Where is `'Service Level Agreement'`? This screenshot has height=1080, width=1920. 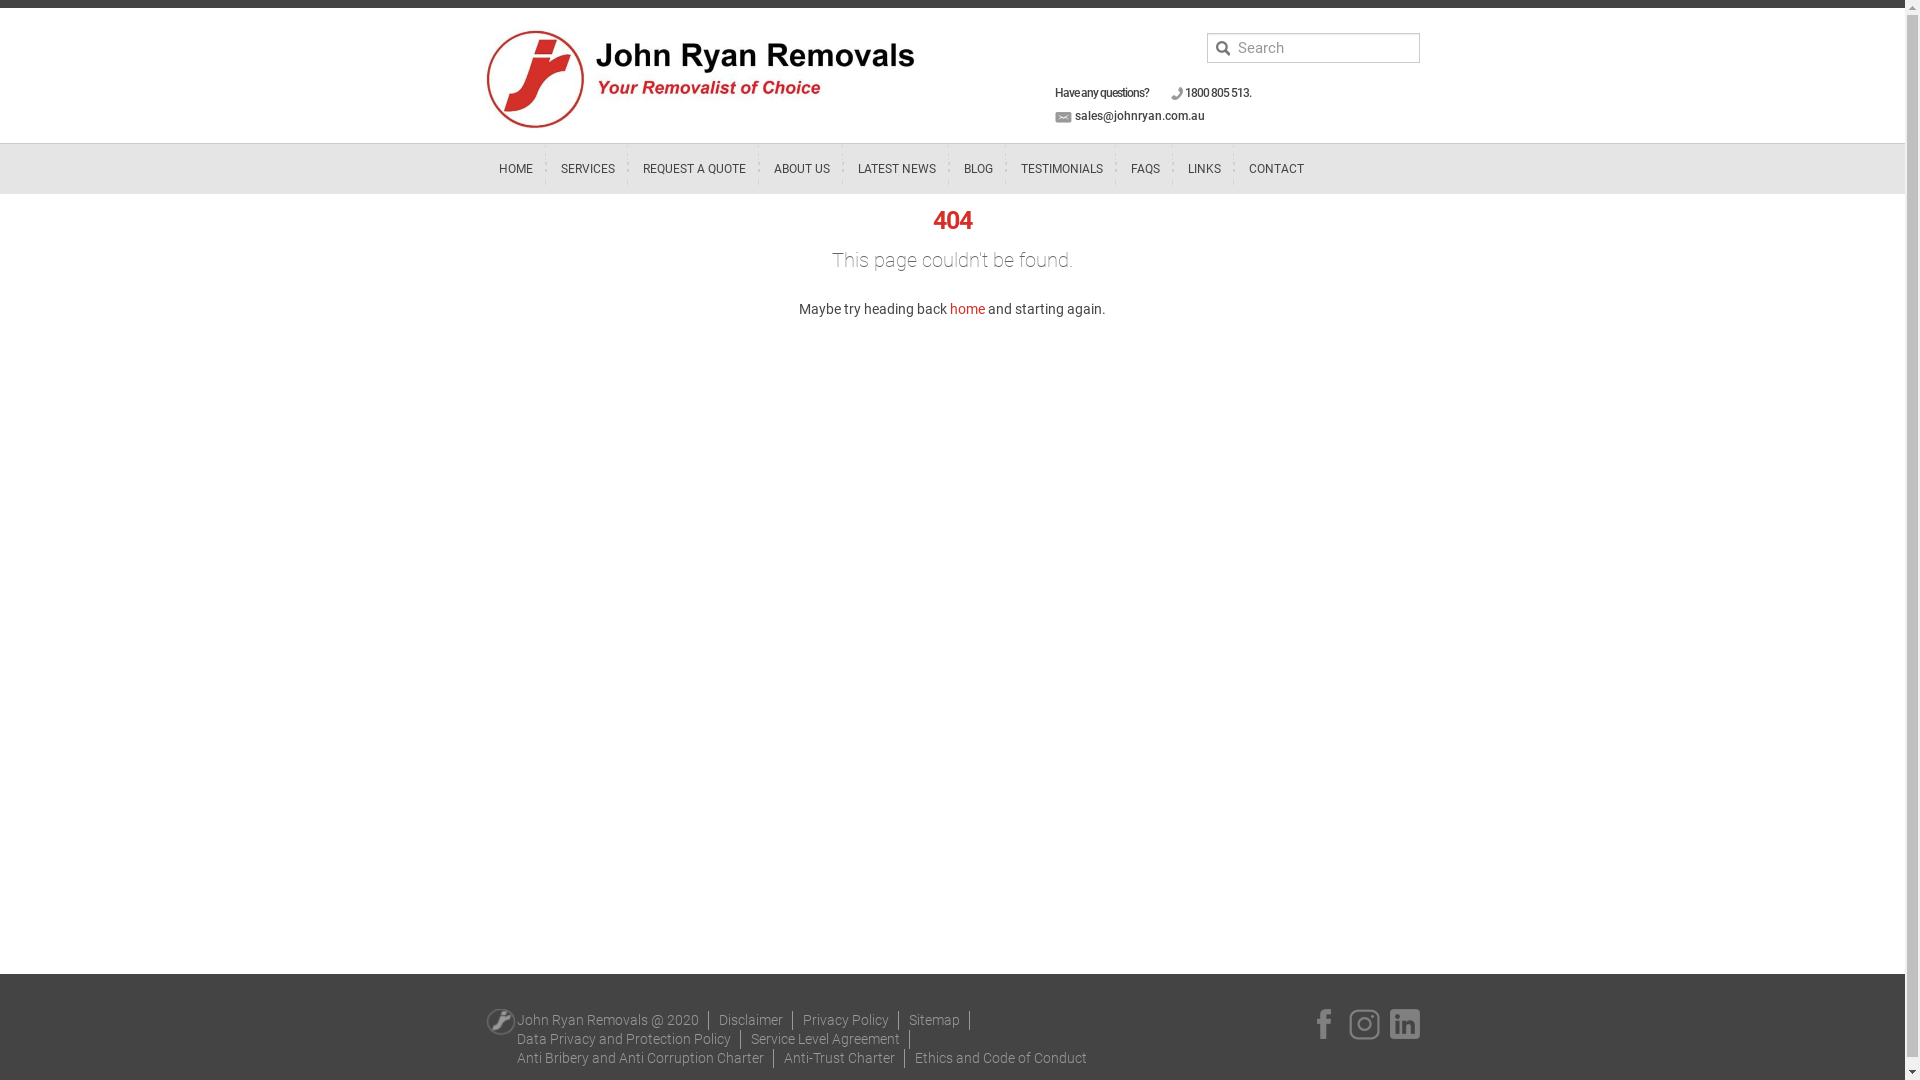 'Service Level Agreement' is located at coordinates (825, 1037).